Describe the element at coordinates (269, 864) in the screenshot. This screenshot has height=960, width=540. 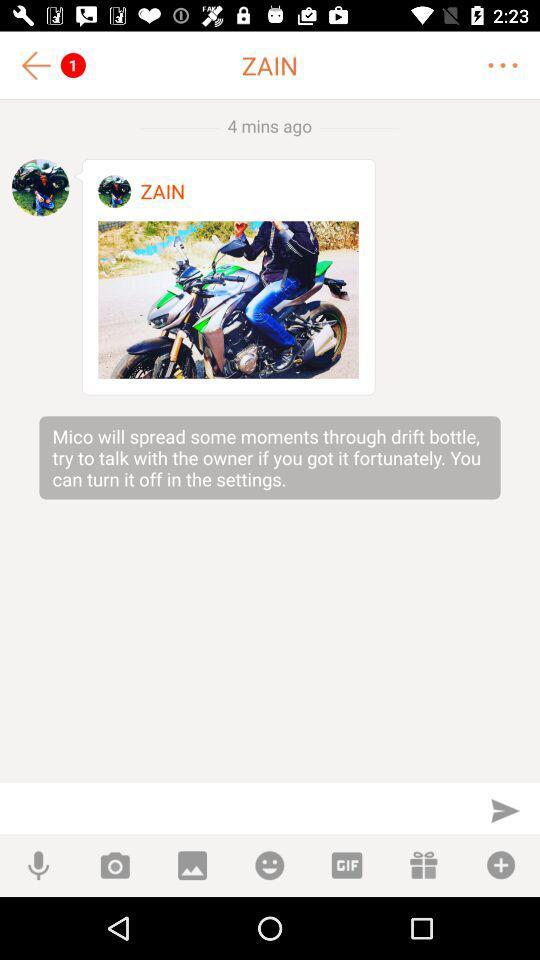
I see `emoticons` at that location.